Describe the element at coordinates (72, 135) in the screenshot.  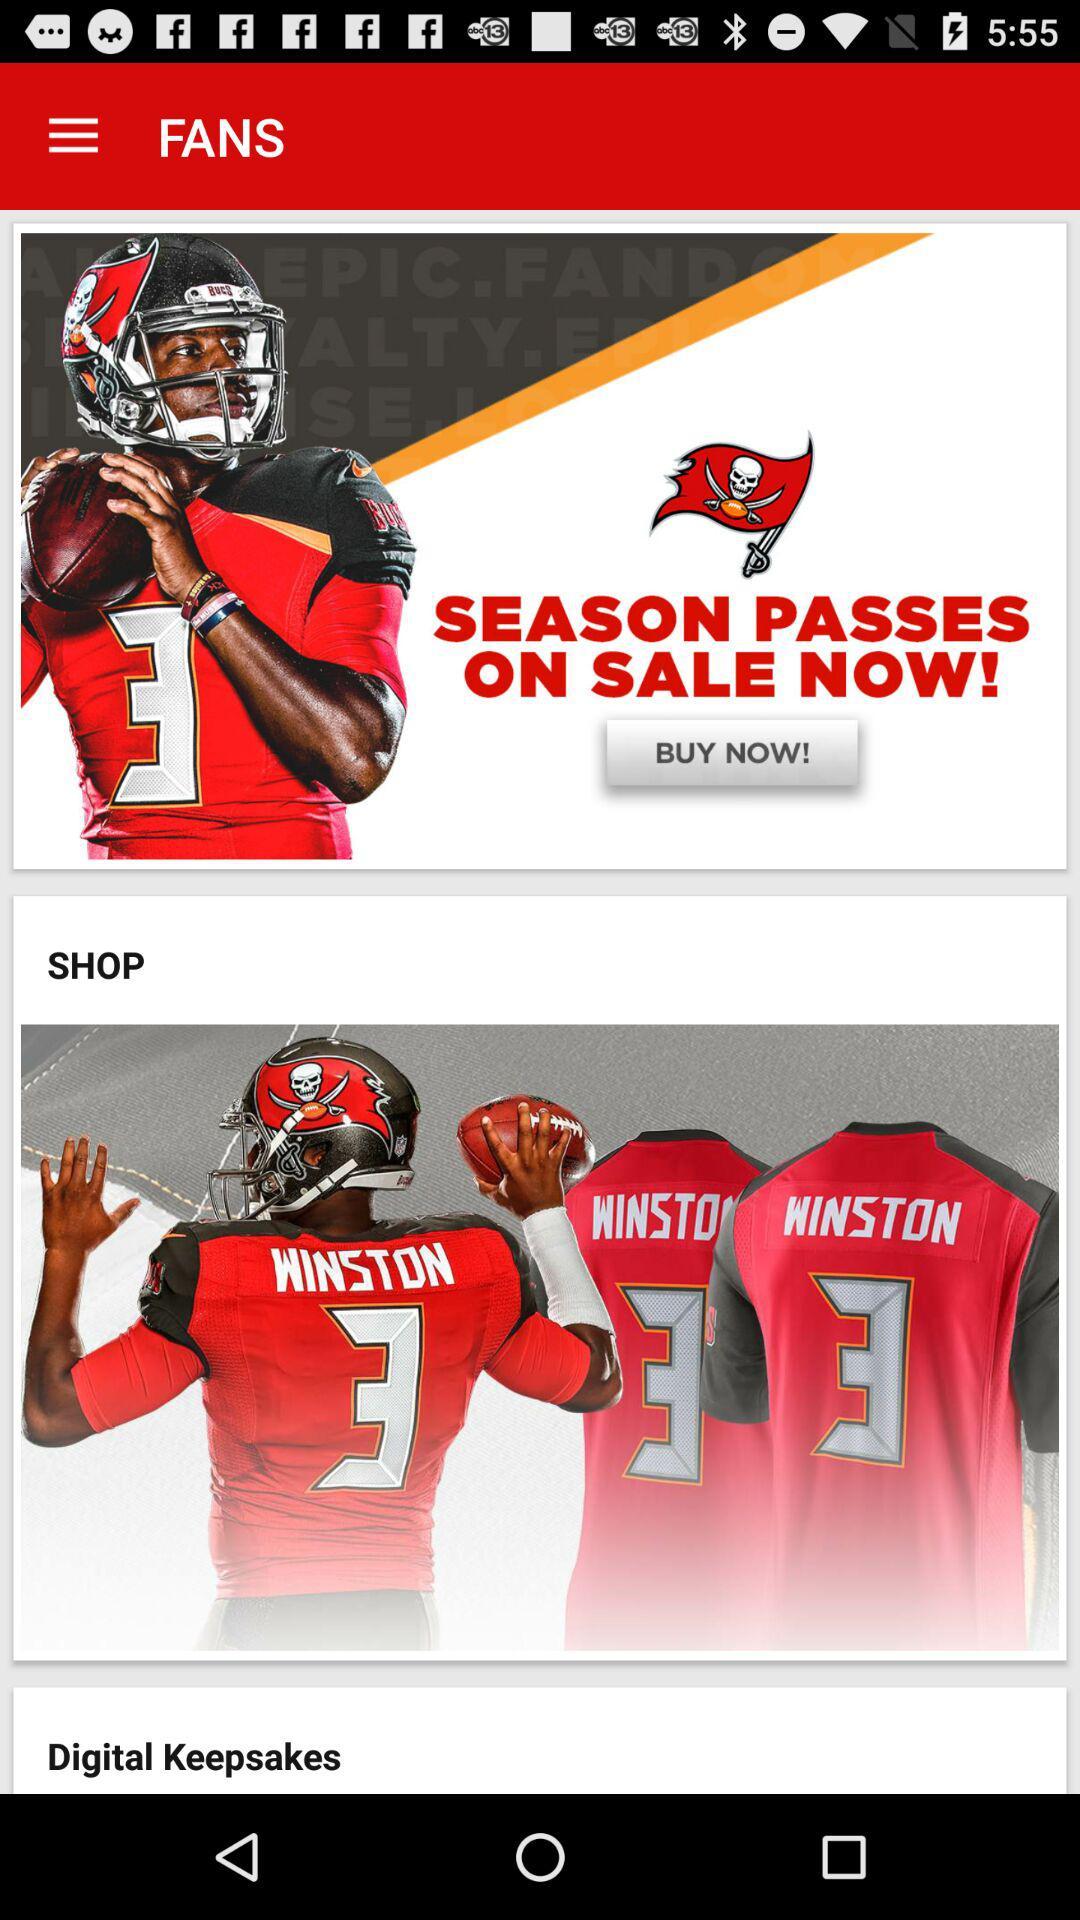
I see `the icon next to fans app` at that location.